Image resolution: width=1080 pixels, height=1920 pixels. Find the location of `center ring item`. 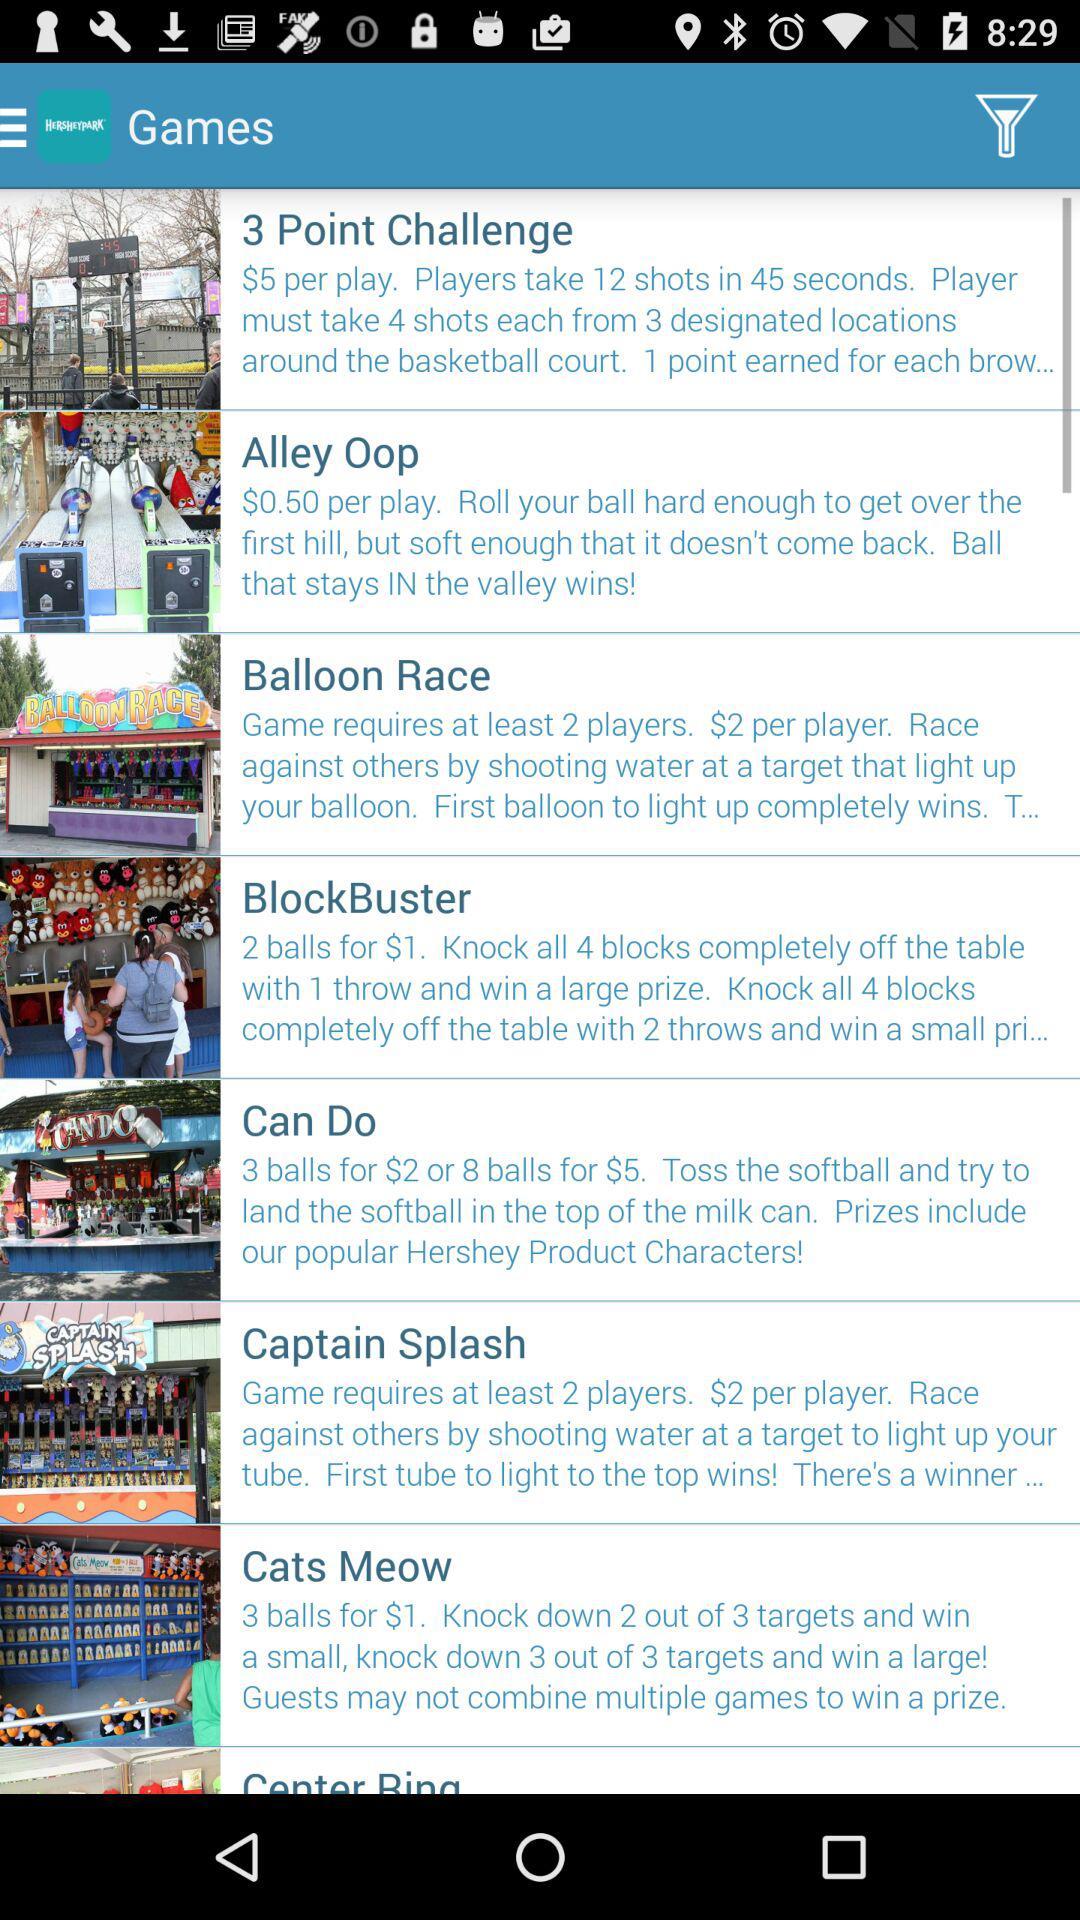

center ring item is located at coordinates (650, 1776).